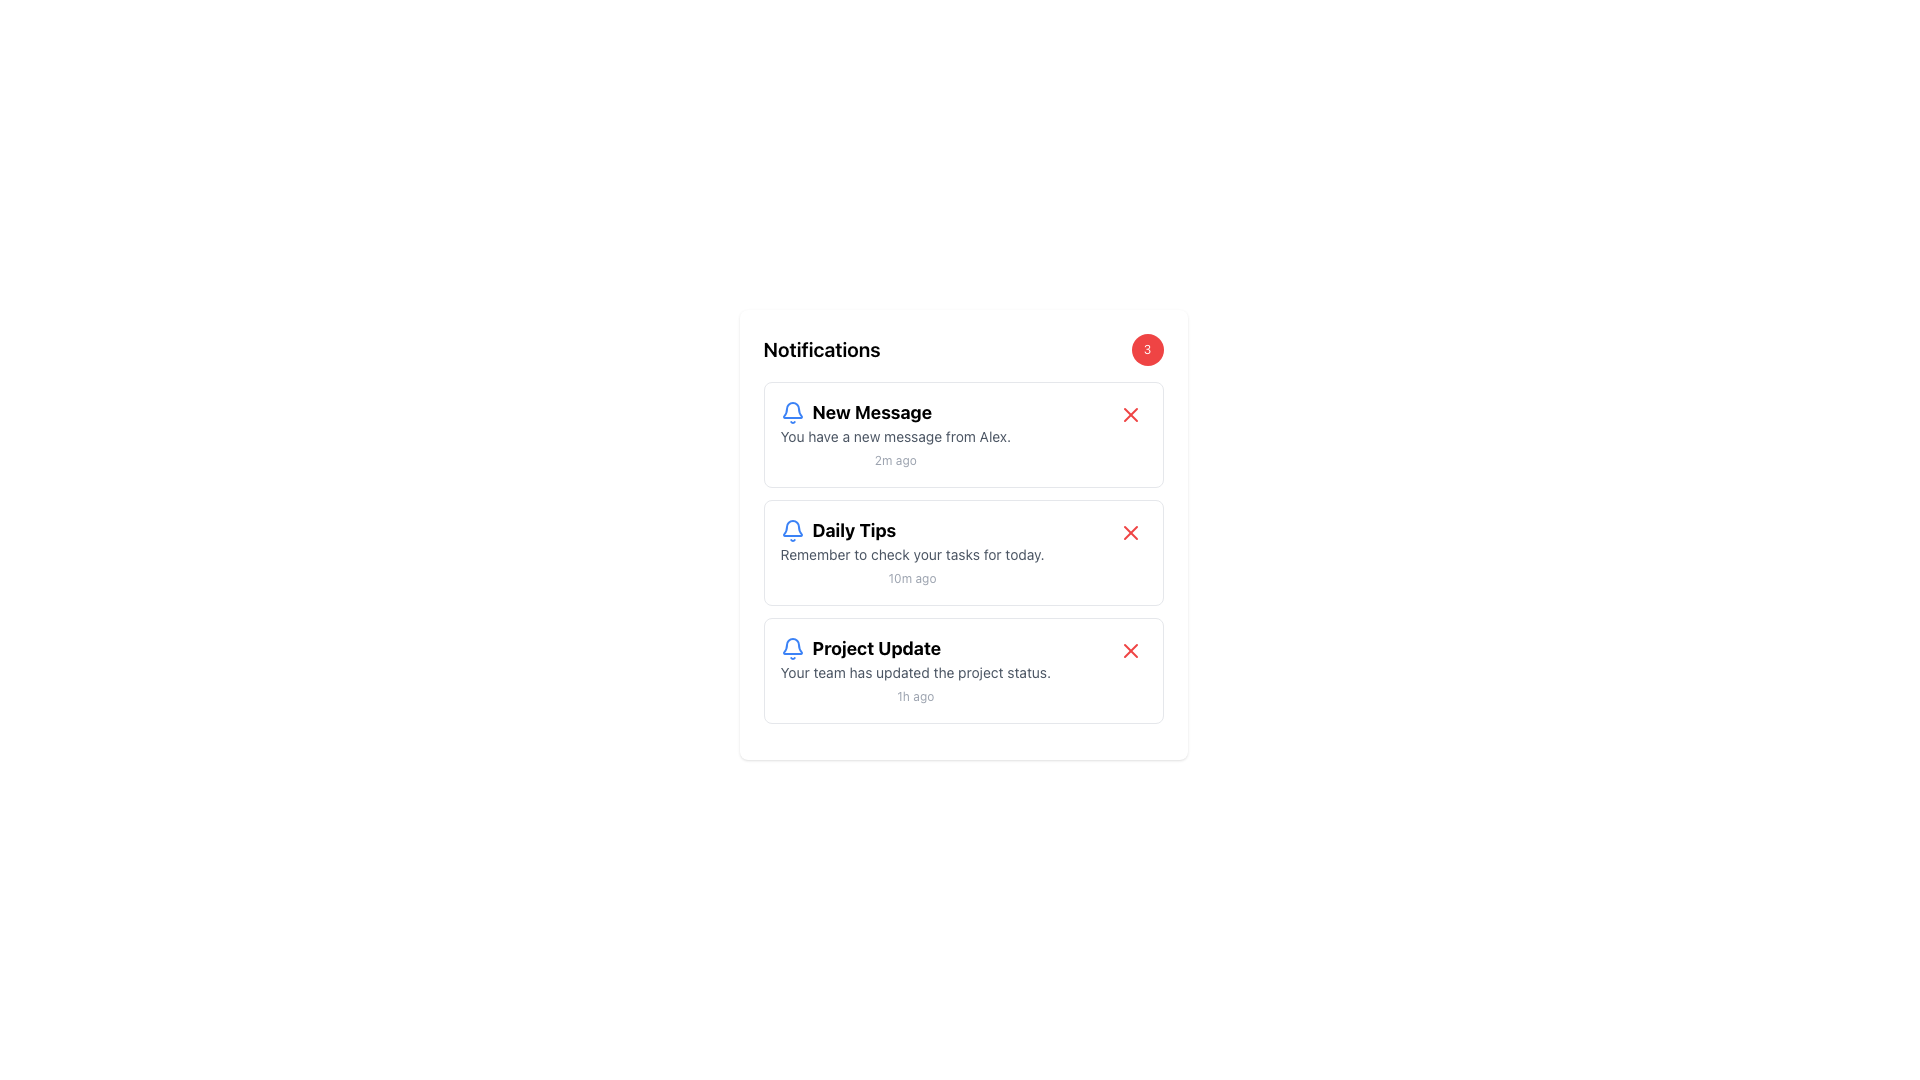 The width and height of the screenshot is (1920, 1080). Describe the element at coordinates (791, 409) in the screenshot. I see `the notification icon located in the top-right corner of the notifications panel` at that location.